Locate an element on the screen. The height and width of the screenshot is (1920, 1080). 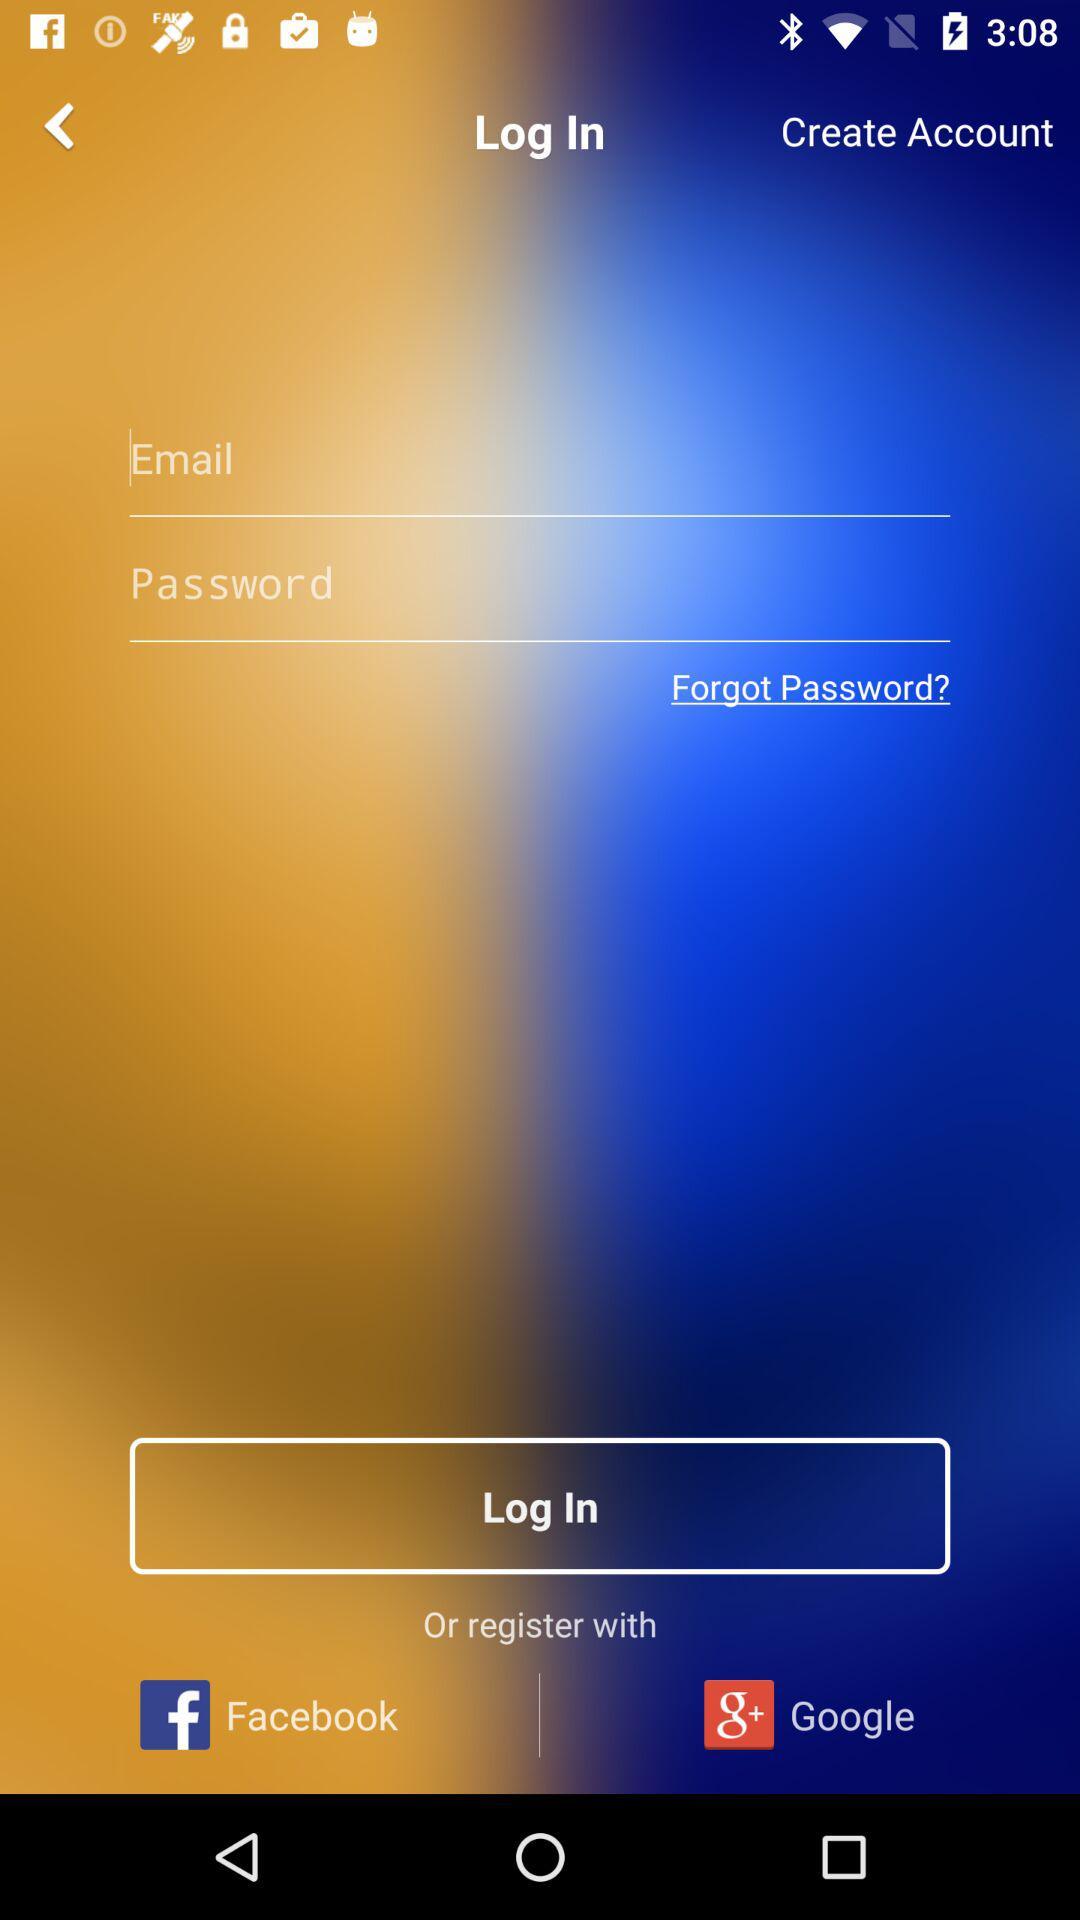
item at the top left corner is located at coordinates (61, 124).